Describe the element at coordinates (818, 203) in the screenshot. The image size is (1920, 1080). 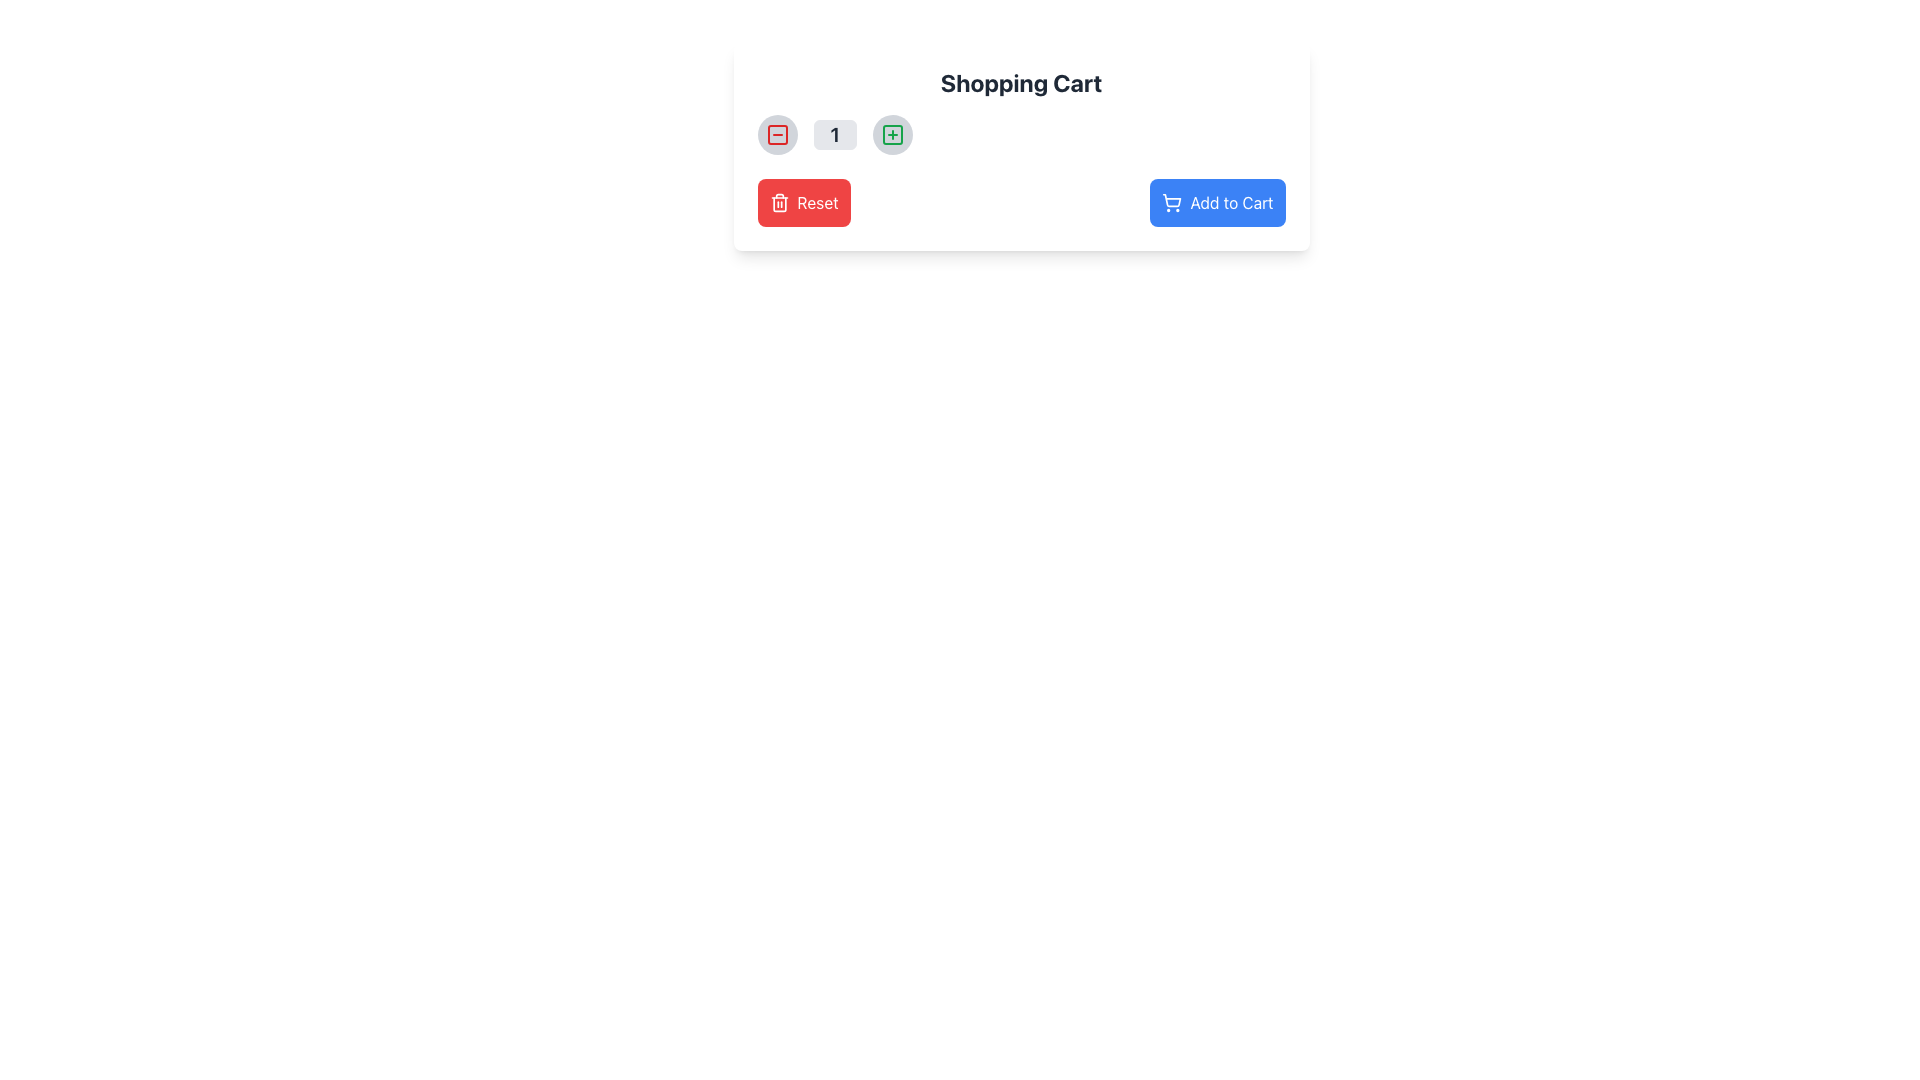
I see `the red 'Reset' button with rounded corners located below the 'Shopping Cart' title` at that location.